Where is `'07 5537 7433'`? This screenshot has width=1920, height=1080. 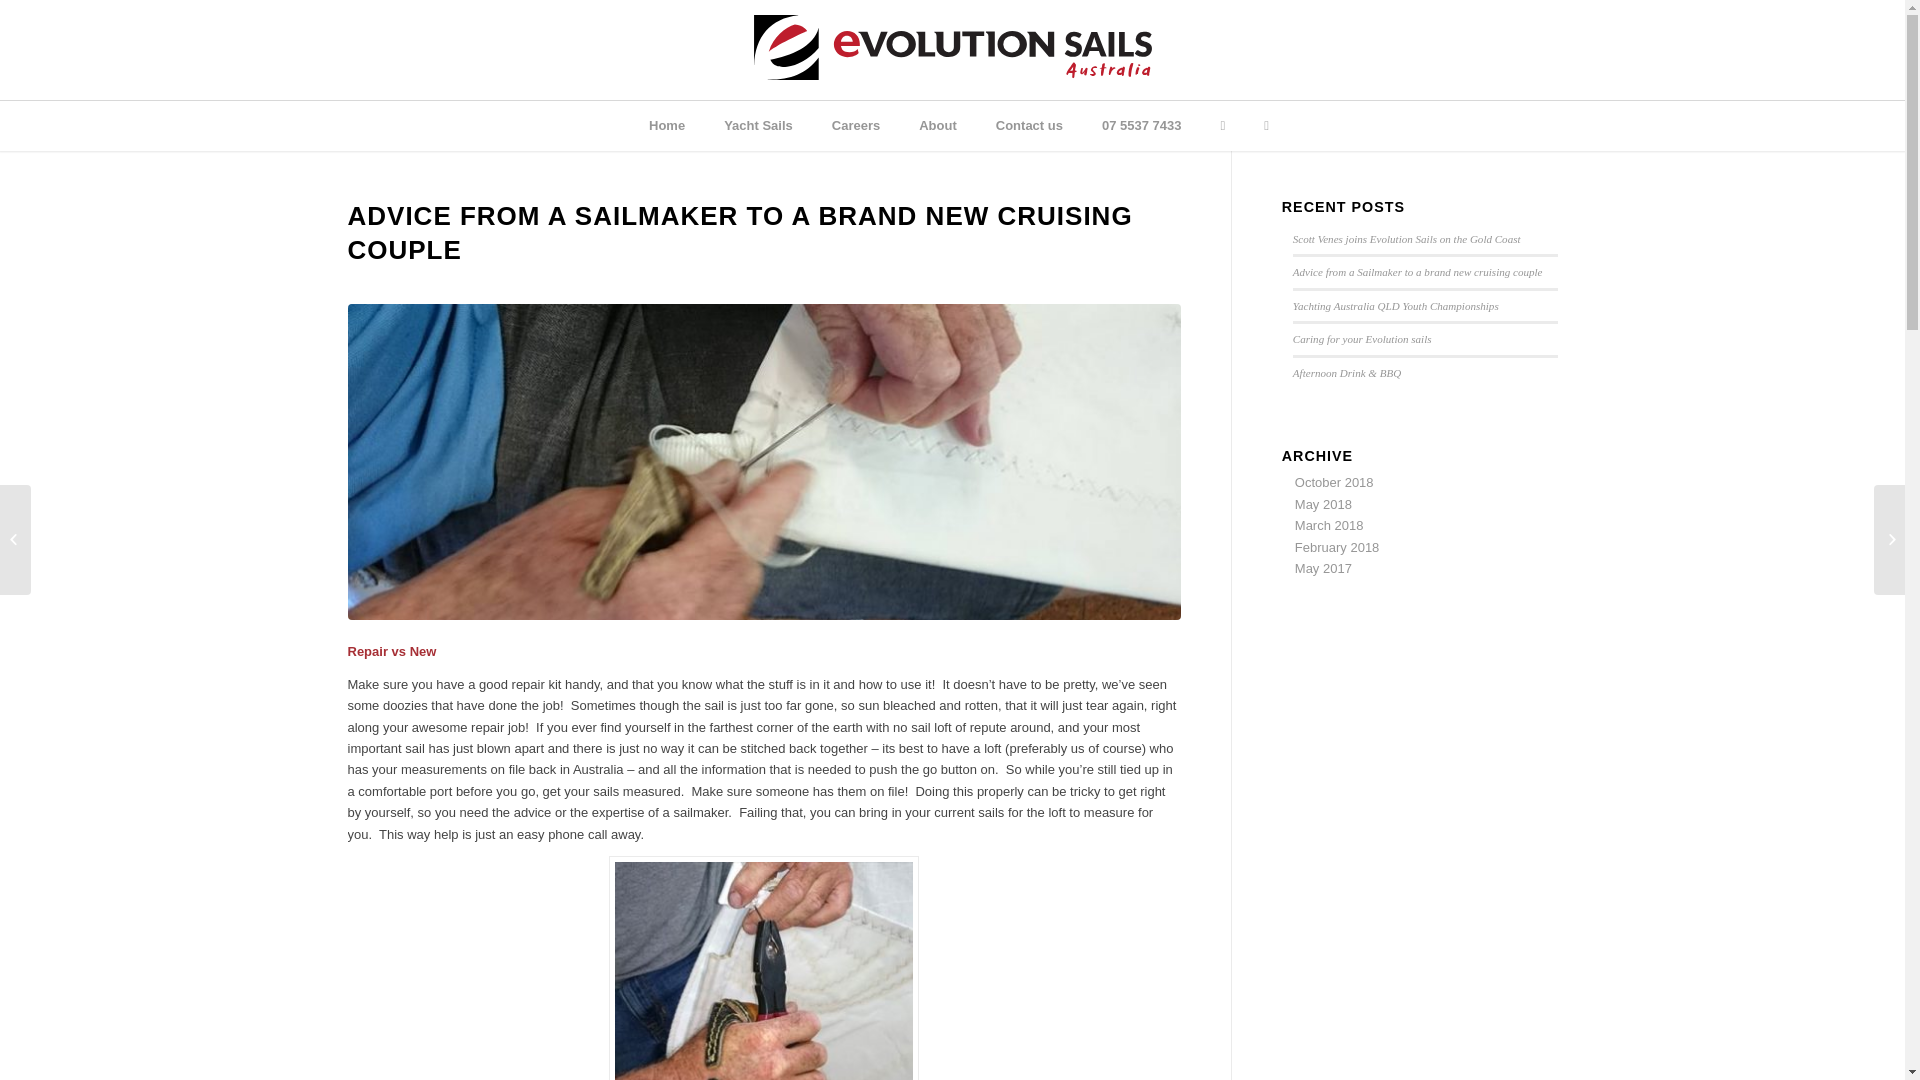
'07 5537 7433' is located at coordinates (1142, 126).